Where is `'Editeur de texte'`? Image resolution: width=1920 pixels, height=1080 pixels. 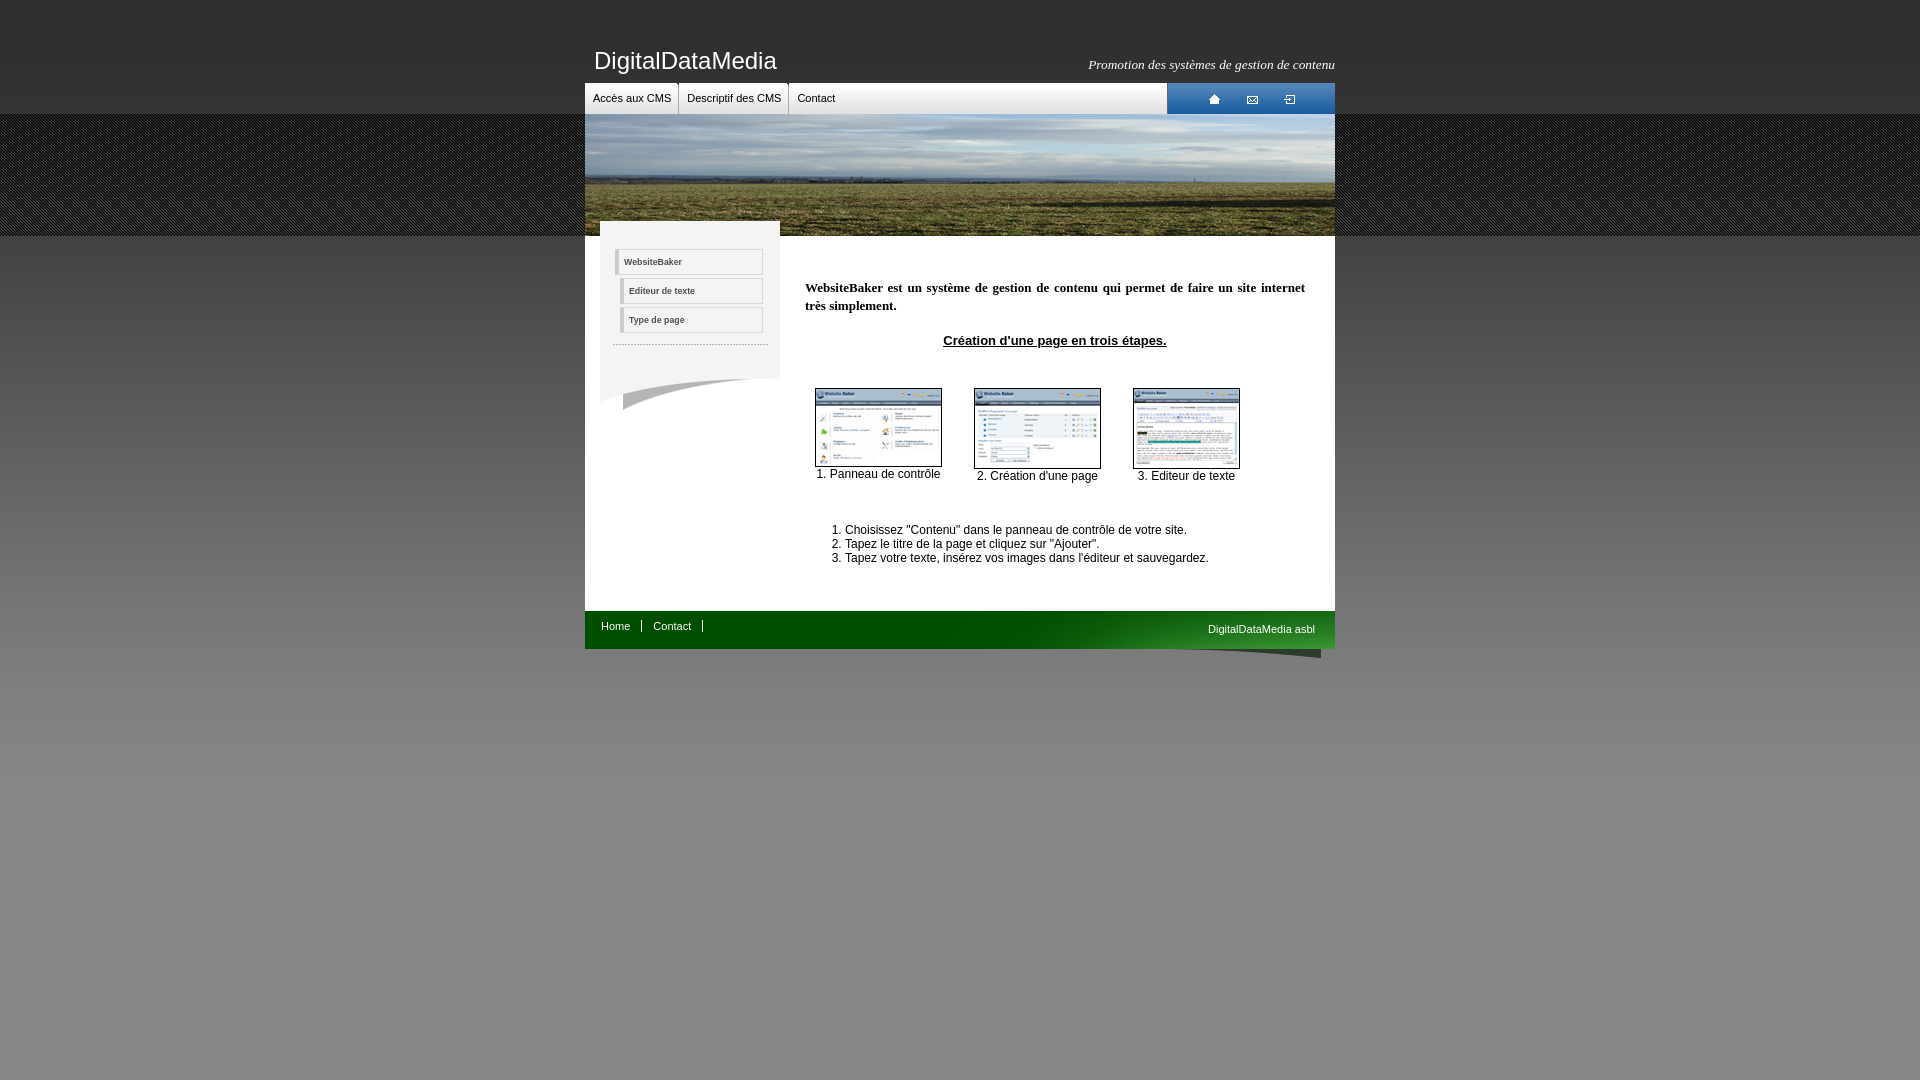
'Editeur de texte' is located at coordinates (618, 290).